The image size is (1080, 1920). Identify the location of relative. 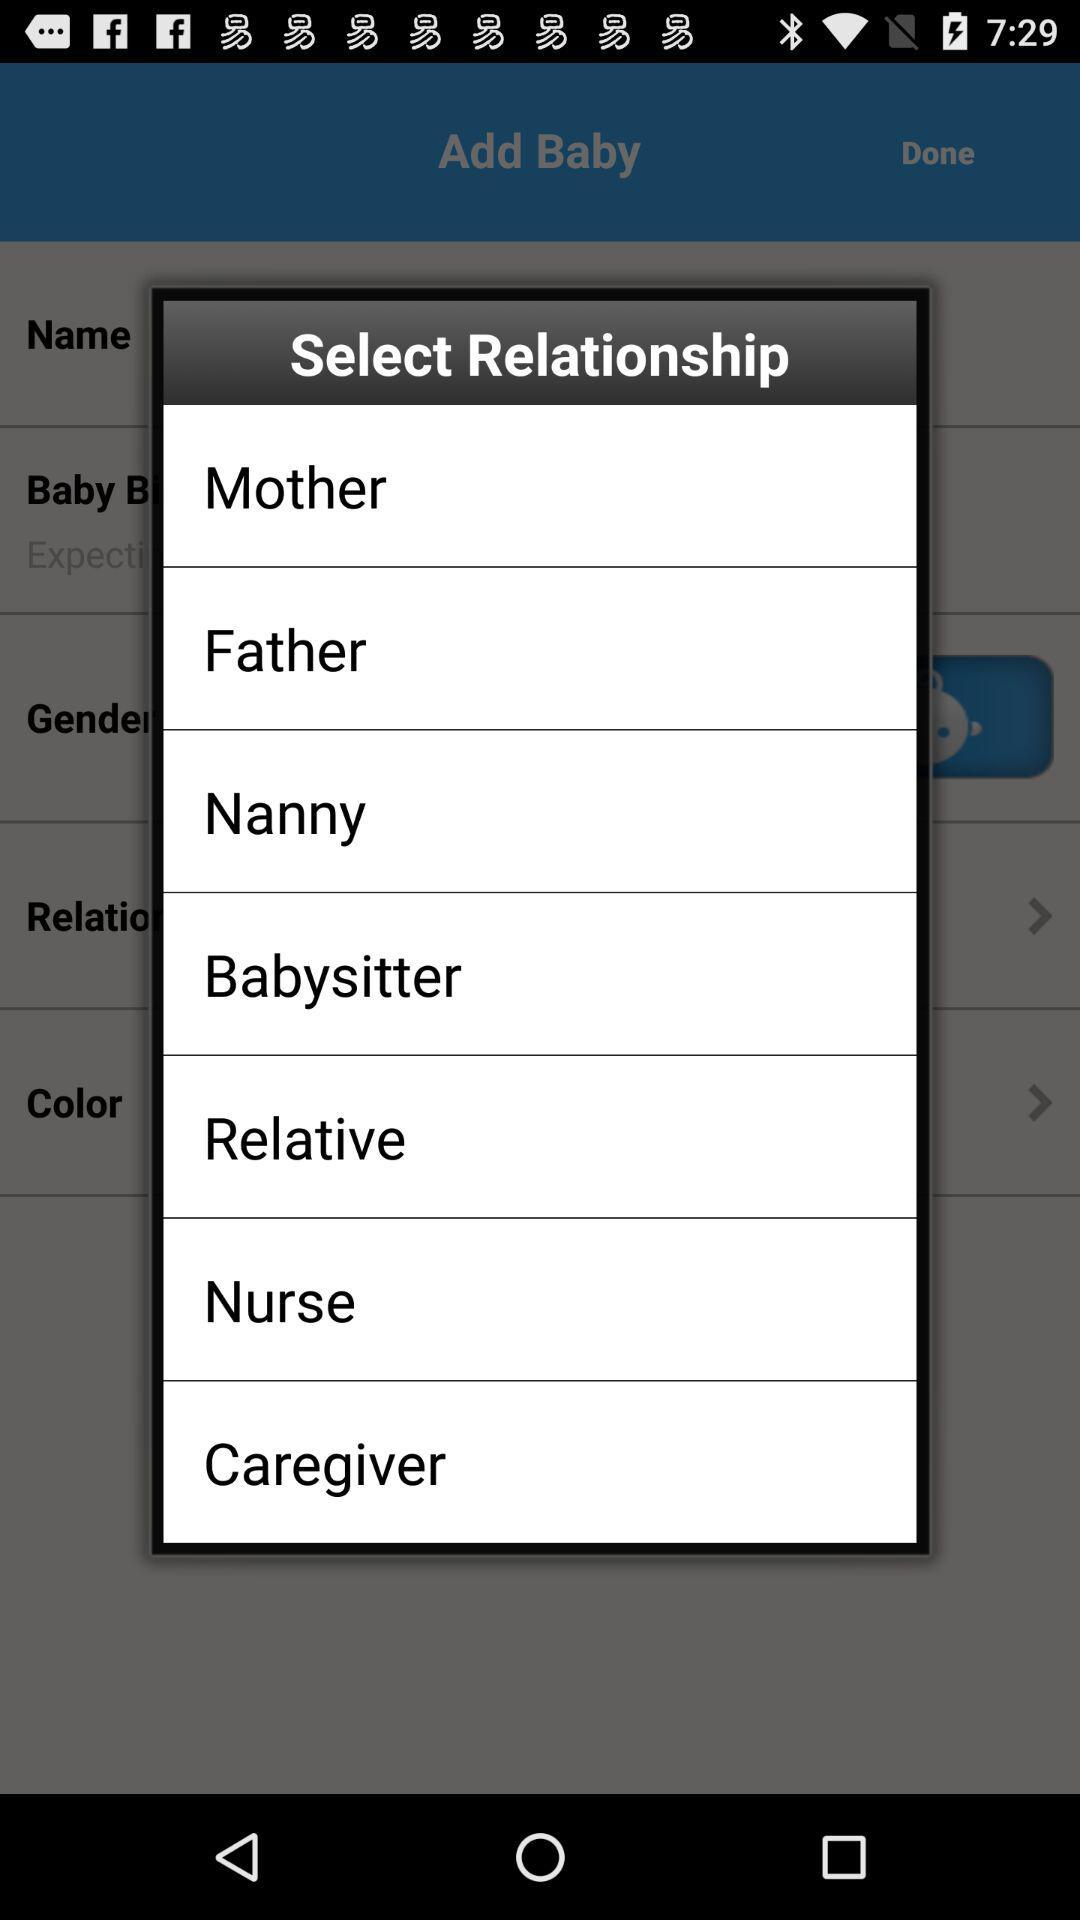
(304, 1136).